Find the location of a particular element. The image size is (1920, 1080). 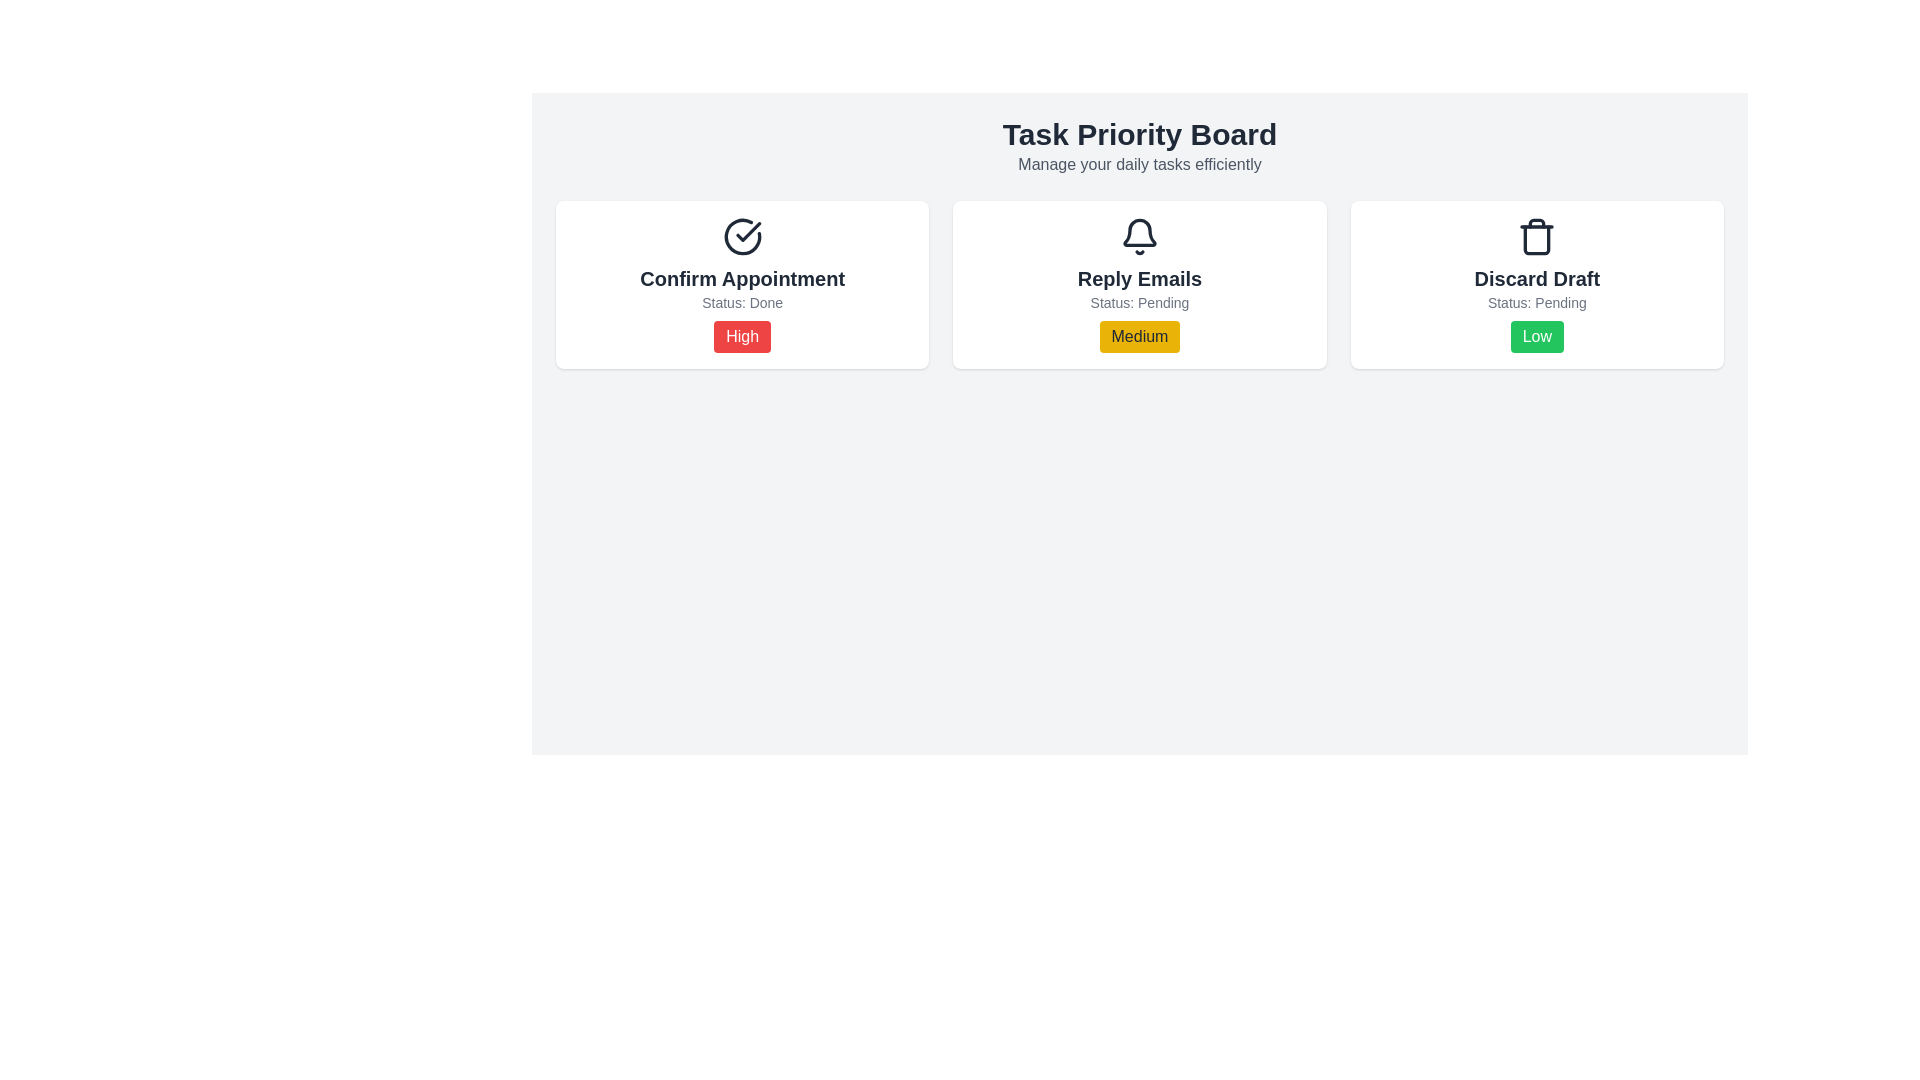

the text label that displays 'Status: Done', which is located below the title 'Confirm Appointment' and above the red badge labeled 'High' is located at coordinates (741, 303).